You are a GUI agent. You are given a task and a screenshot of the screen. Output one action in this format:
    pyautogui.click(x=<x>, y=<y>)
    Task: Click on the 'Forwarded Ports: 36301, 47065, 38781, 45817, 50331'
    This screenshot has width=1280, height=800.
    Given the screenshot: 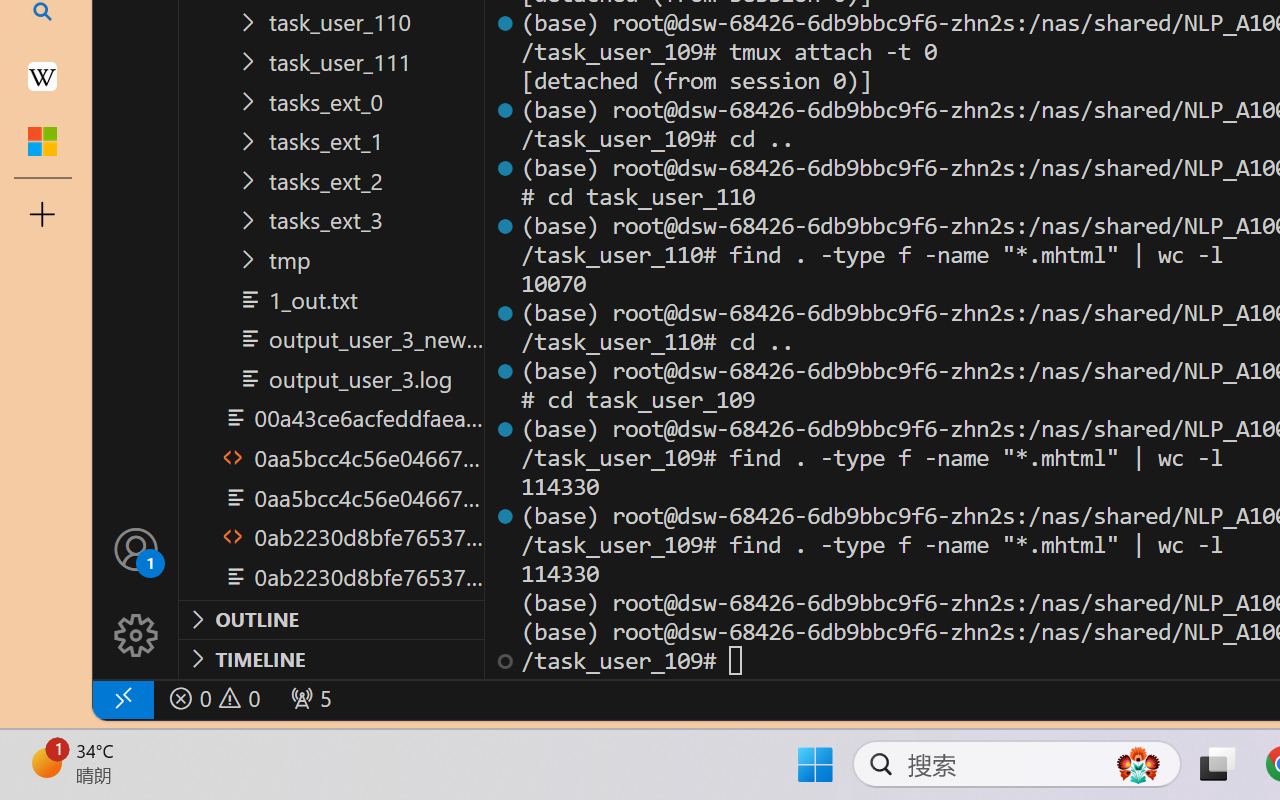 What is the action you would take?
    pyautogui.click(x=308, y=698)
    